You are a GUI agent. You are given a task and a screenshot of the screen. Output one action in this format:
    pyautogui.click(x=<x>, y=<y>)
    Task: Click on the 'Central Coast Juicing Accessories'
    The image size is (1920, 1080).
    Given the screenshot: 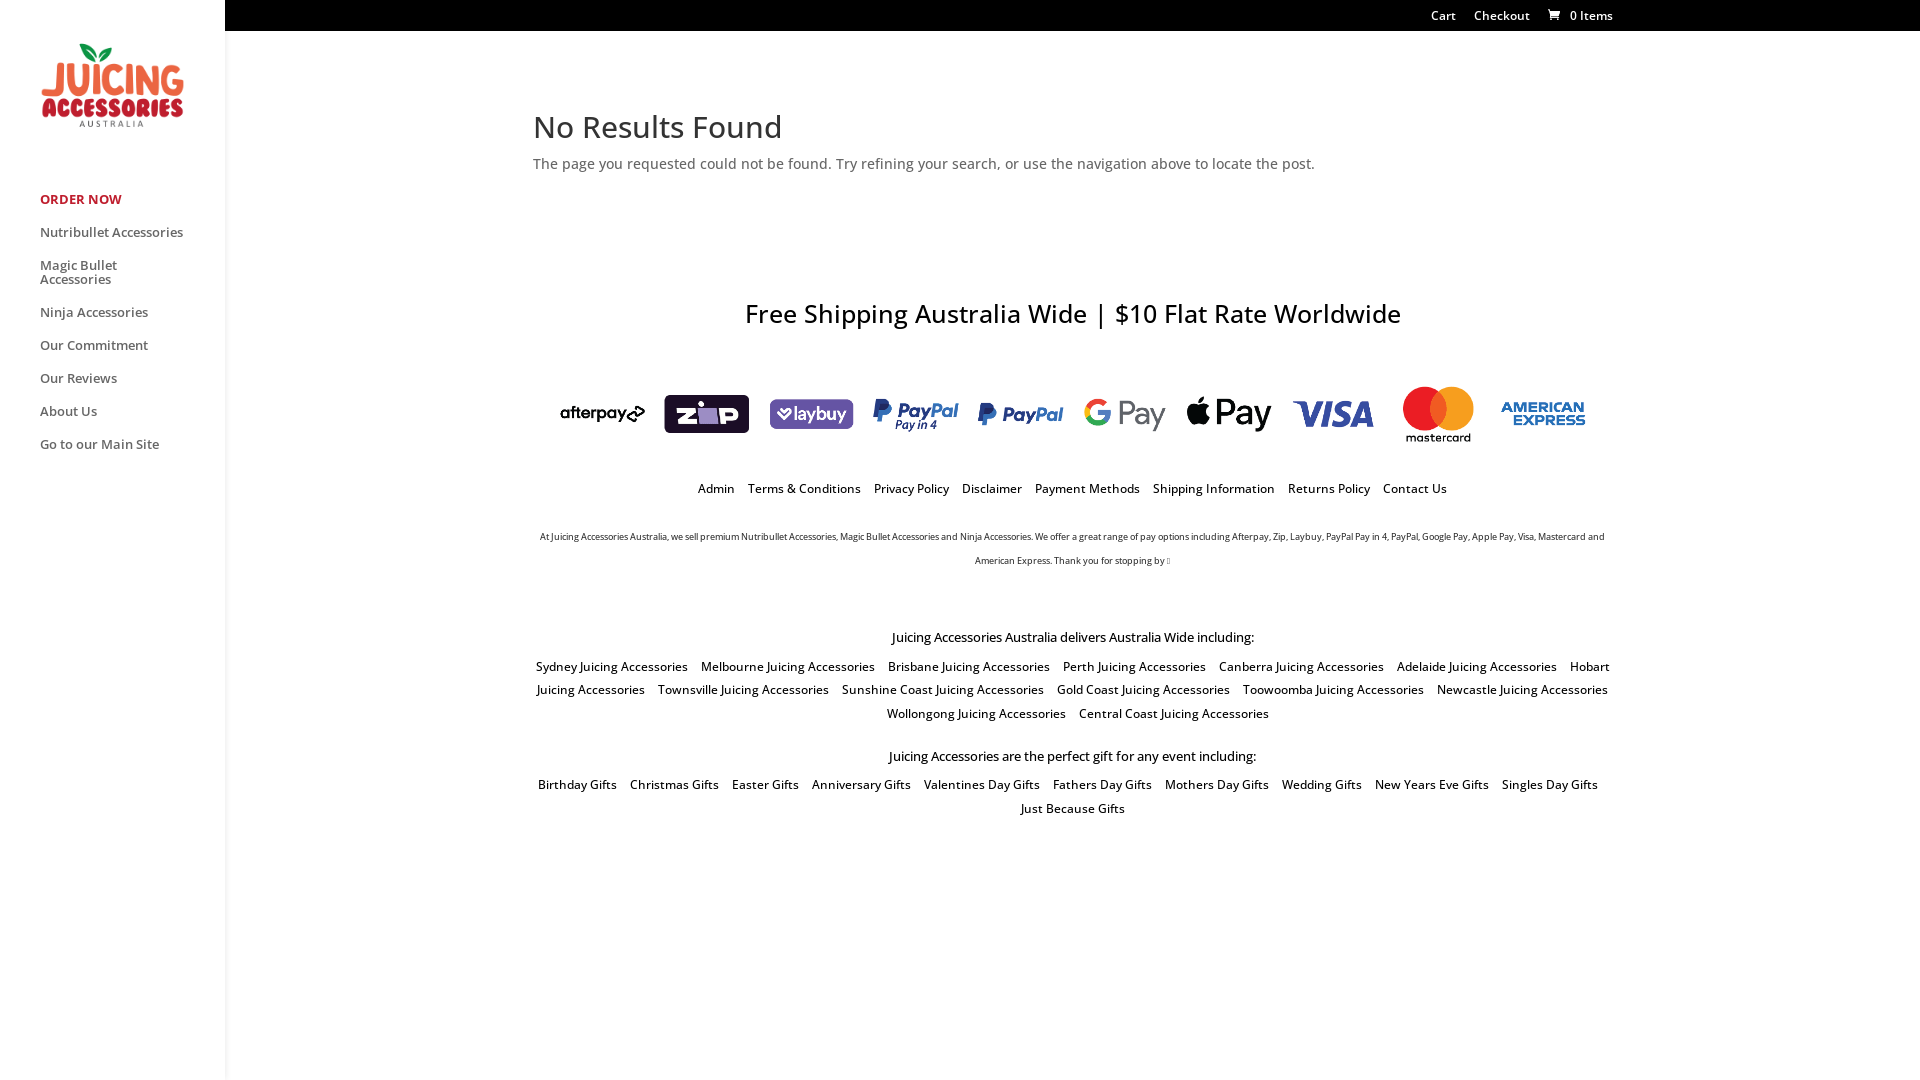 What is the action you would take?
    pyautogui.click(x=1172, y=712)
    